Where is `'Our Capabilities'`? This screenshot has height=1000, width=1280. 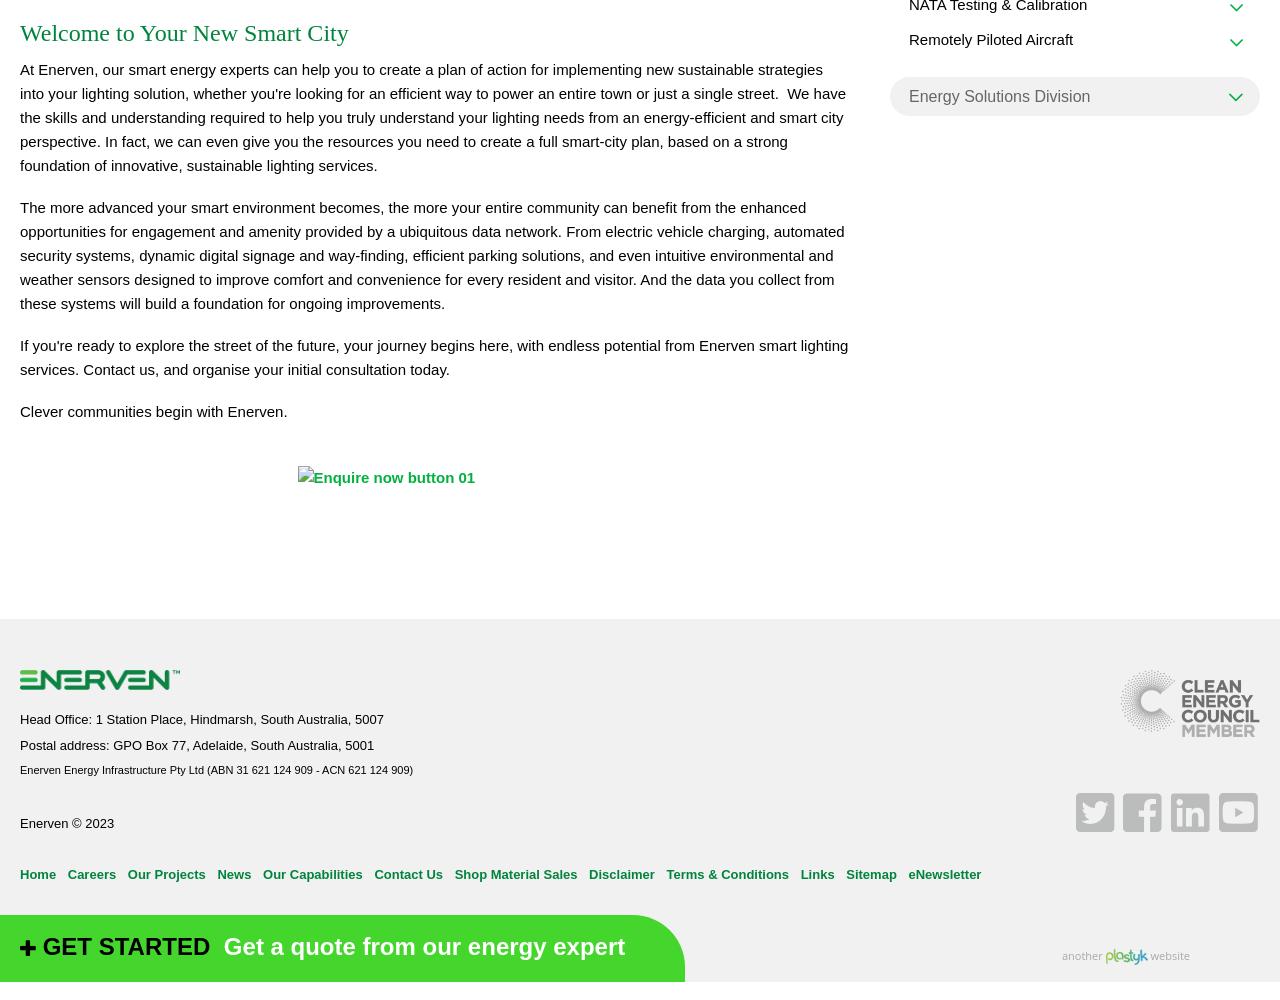 'Our Capabilities' is located at coordinates (311, 872).